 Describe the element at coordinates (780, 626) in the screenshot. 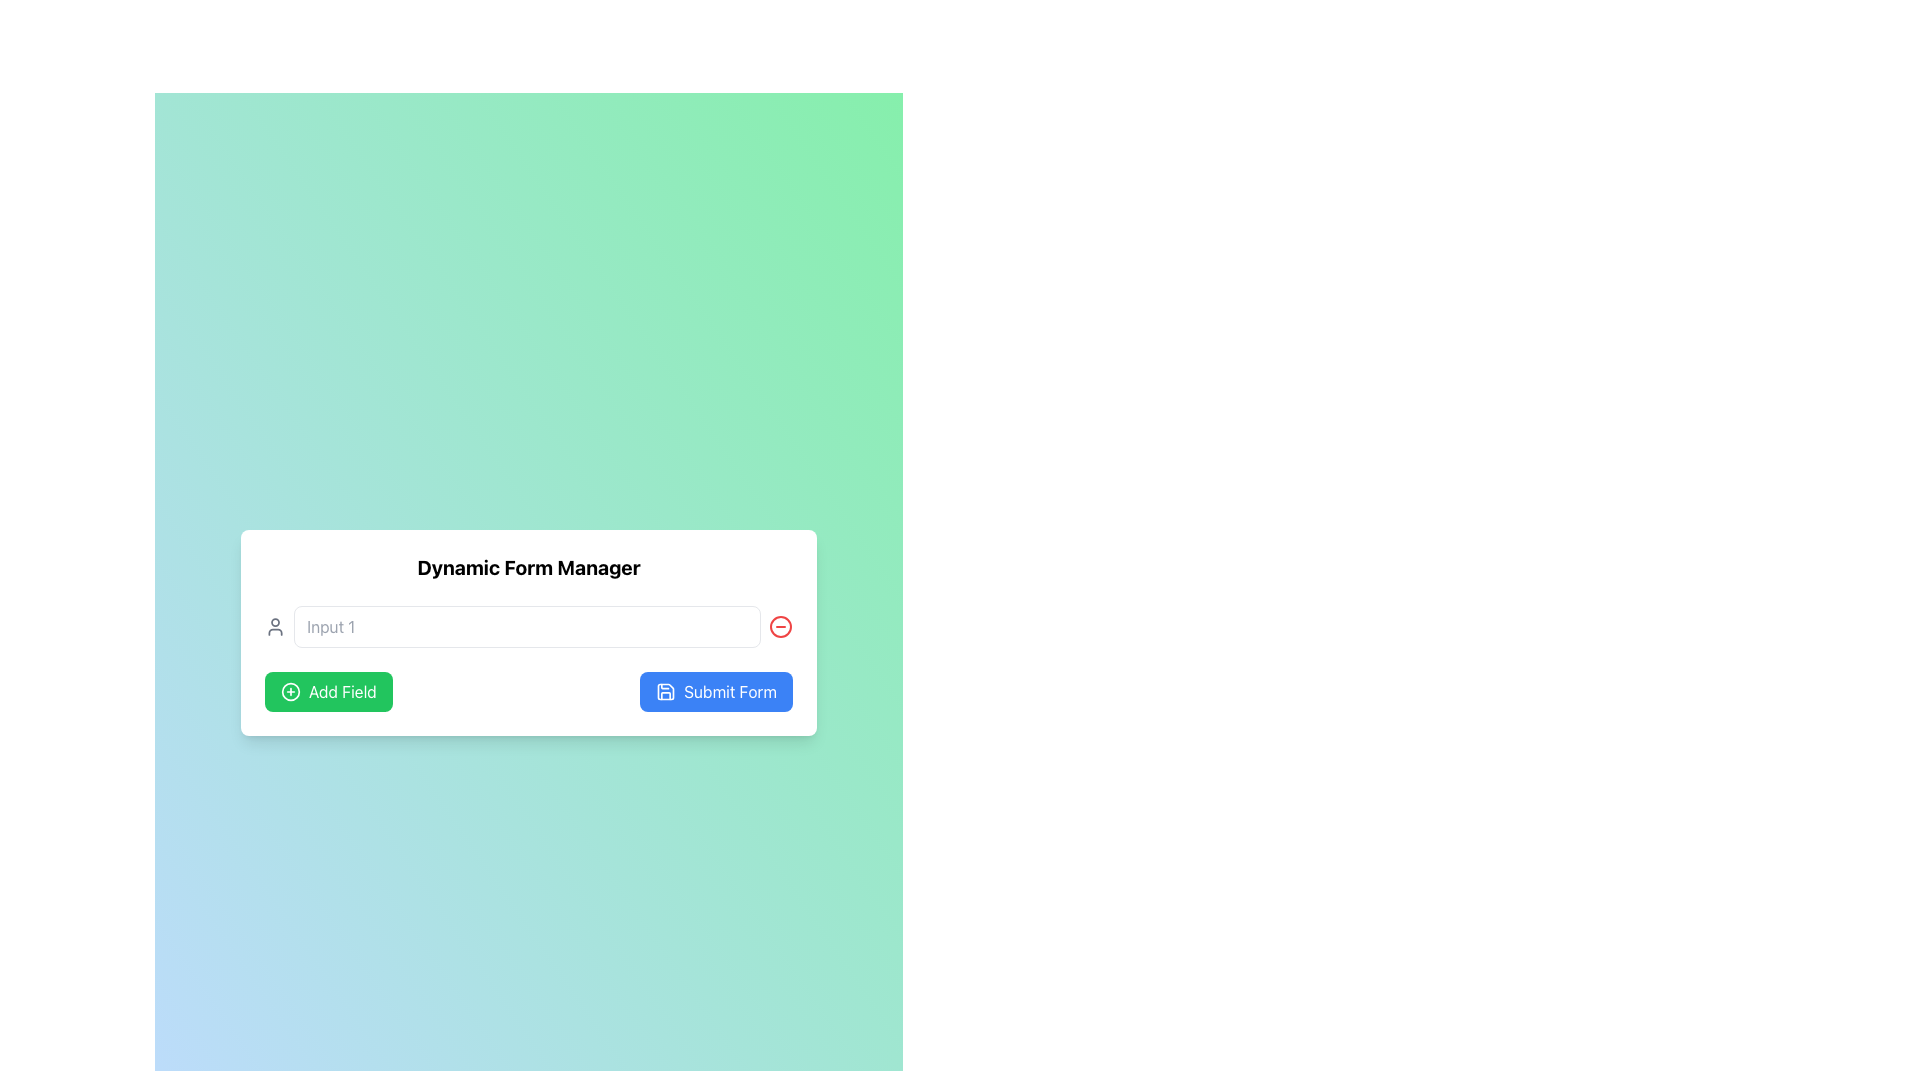

I see `the delete button positioned at the right edge of the input field labeled 'Input 1'` at that location.